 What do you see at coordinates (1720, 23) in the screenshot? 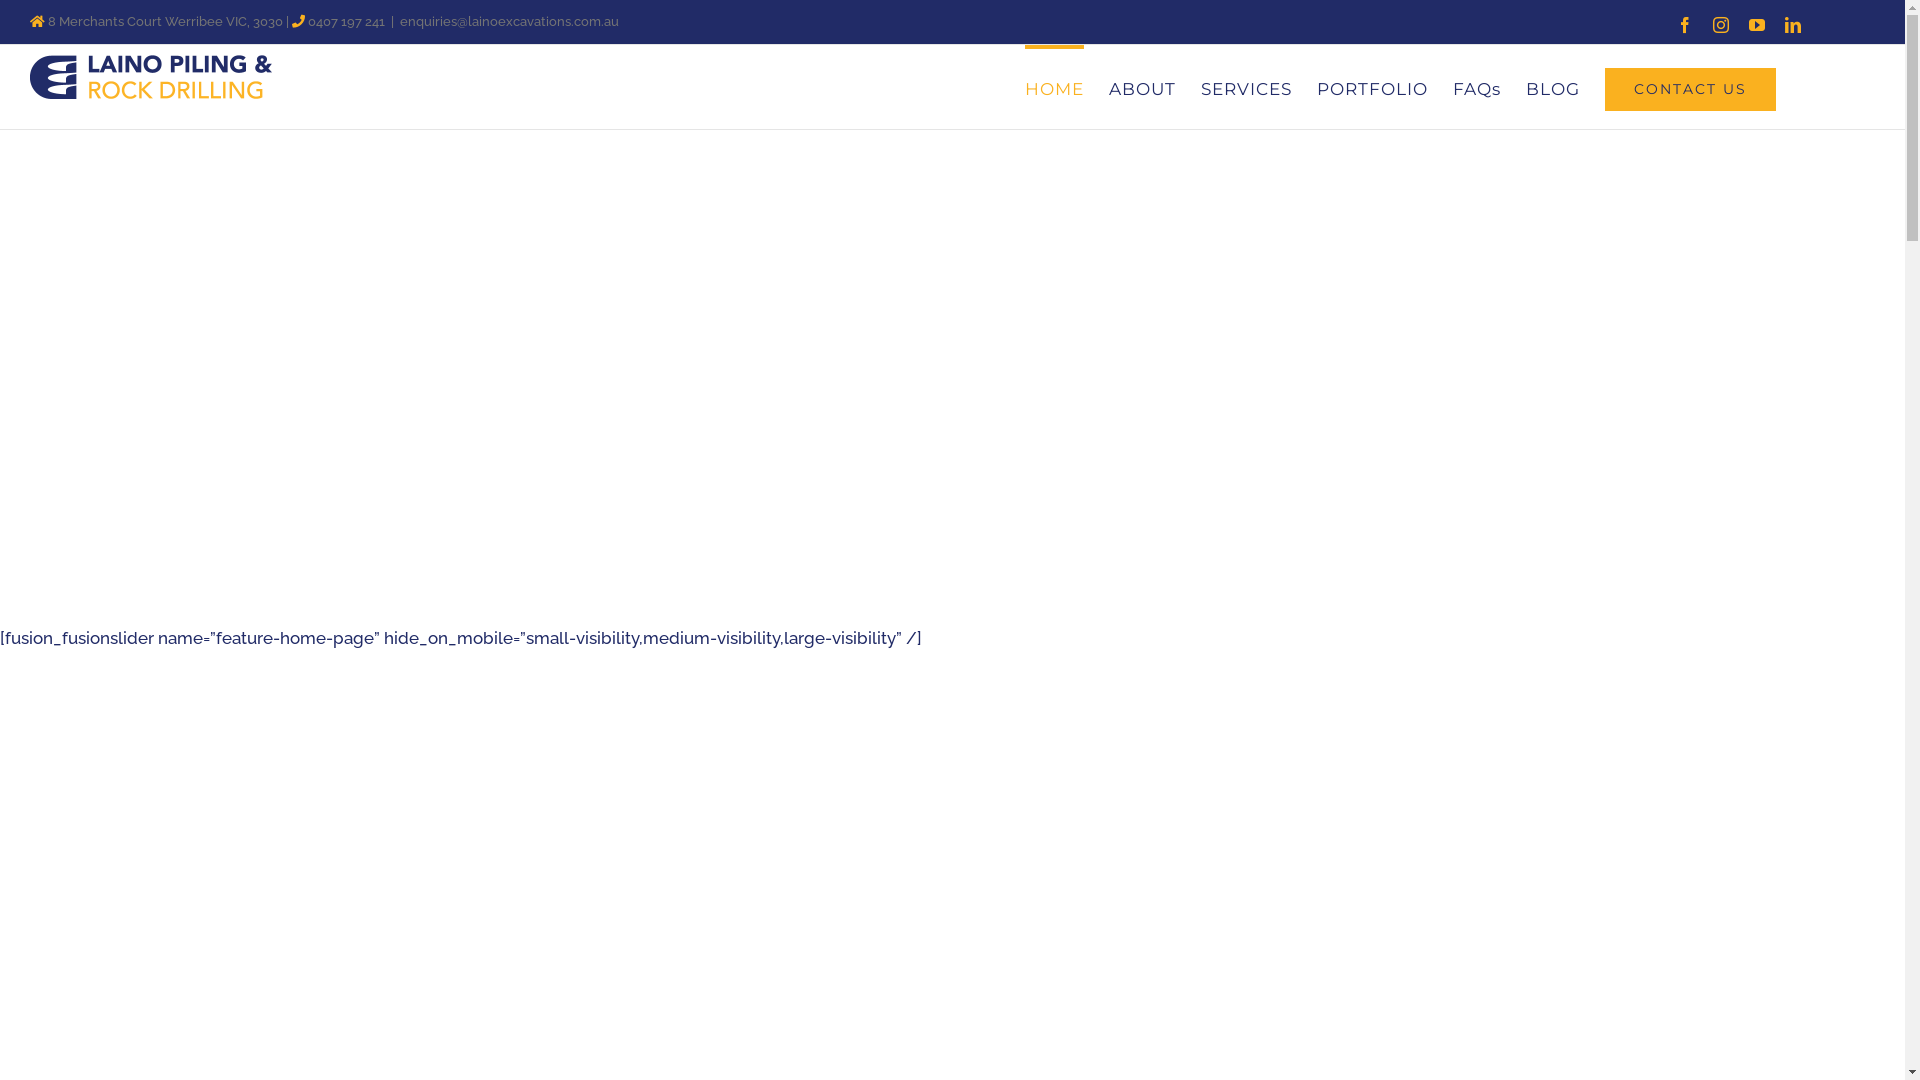
I see `'Instagram'` at bounding box center [1720, 23].